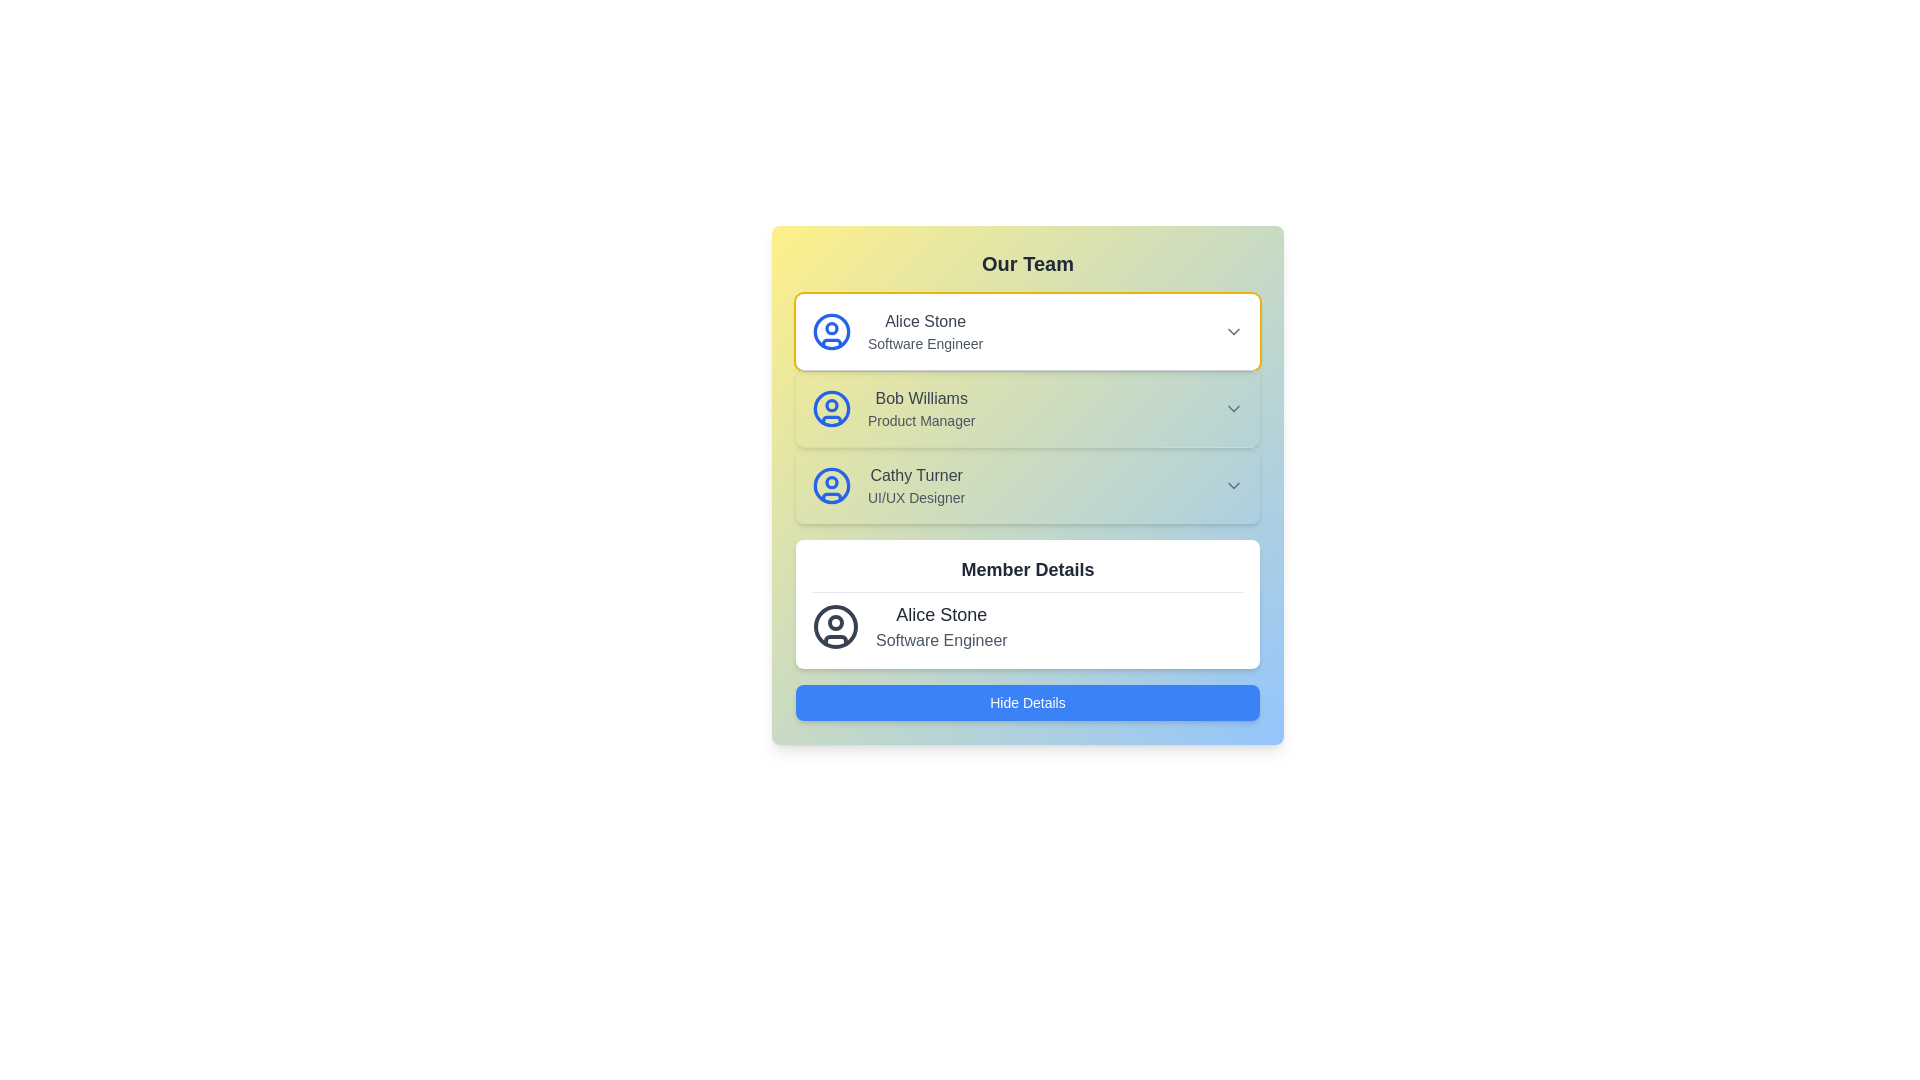 The height and width of the screenshot is (1080, 1920). I want to click on the informational list row containing 'Bob Williams' and 'Product Manager', so click(892, 407).